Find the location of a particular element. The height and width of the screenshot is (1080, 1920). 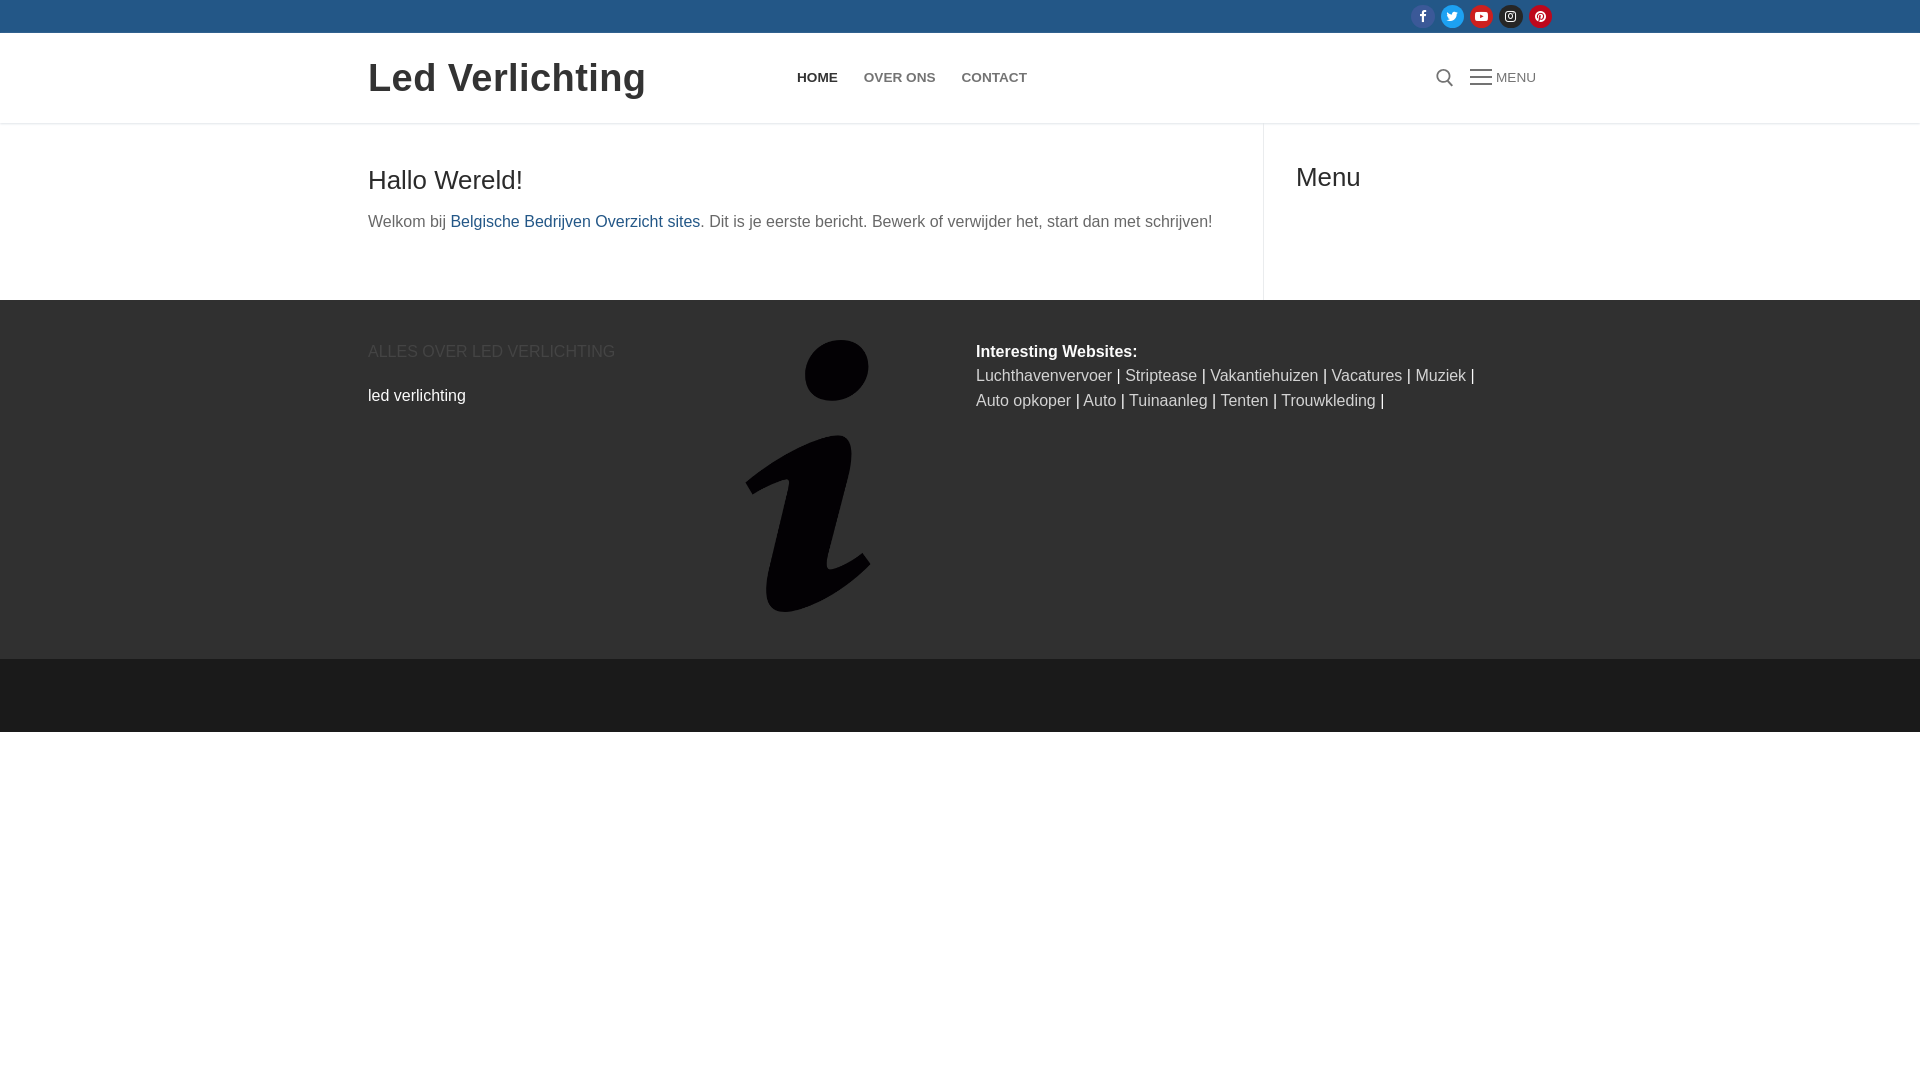

'Trouwkleding' is located at coordinates (1328, 400).